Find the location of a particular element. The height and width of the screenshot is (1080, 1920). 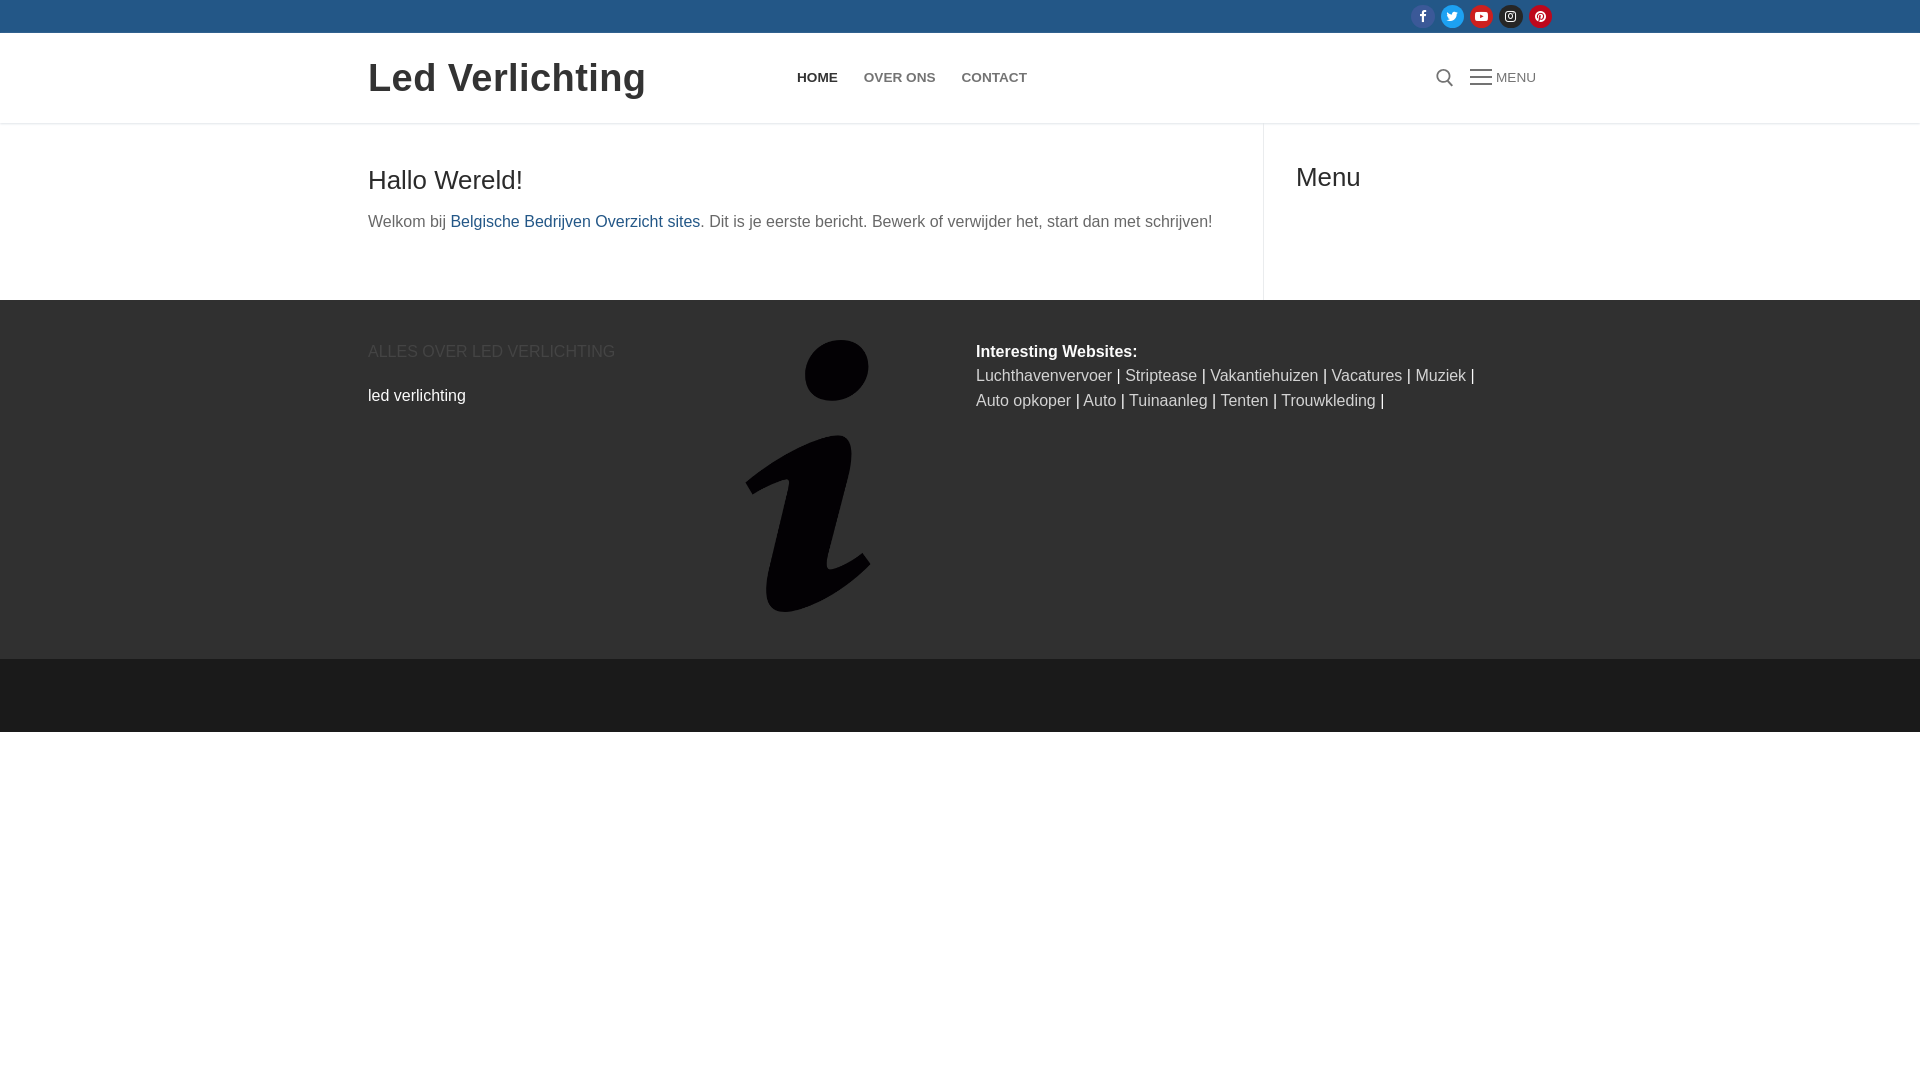

'Trouwkleding' is located at coordinates (1328, 400).